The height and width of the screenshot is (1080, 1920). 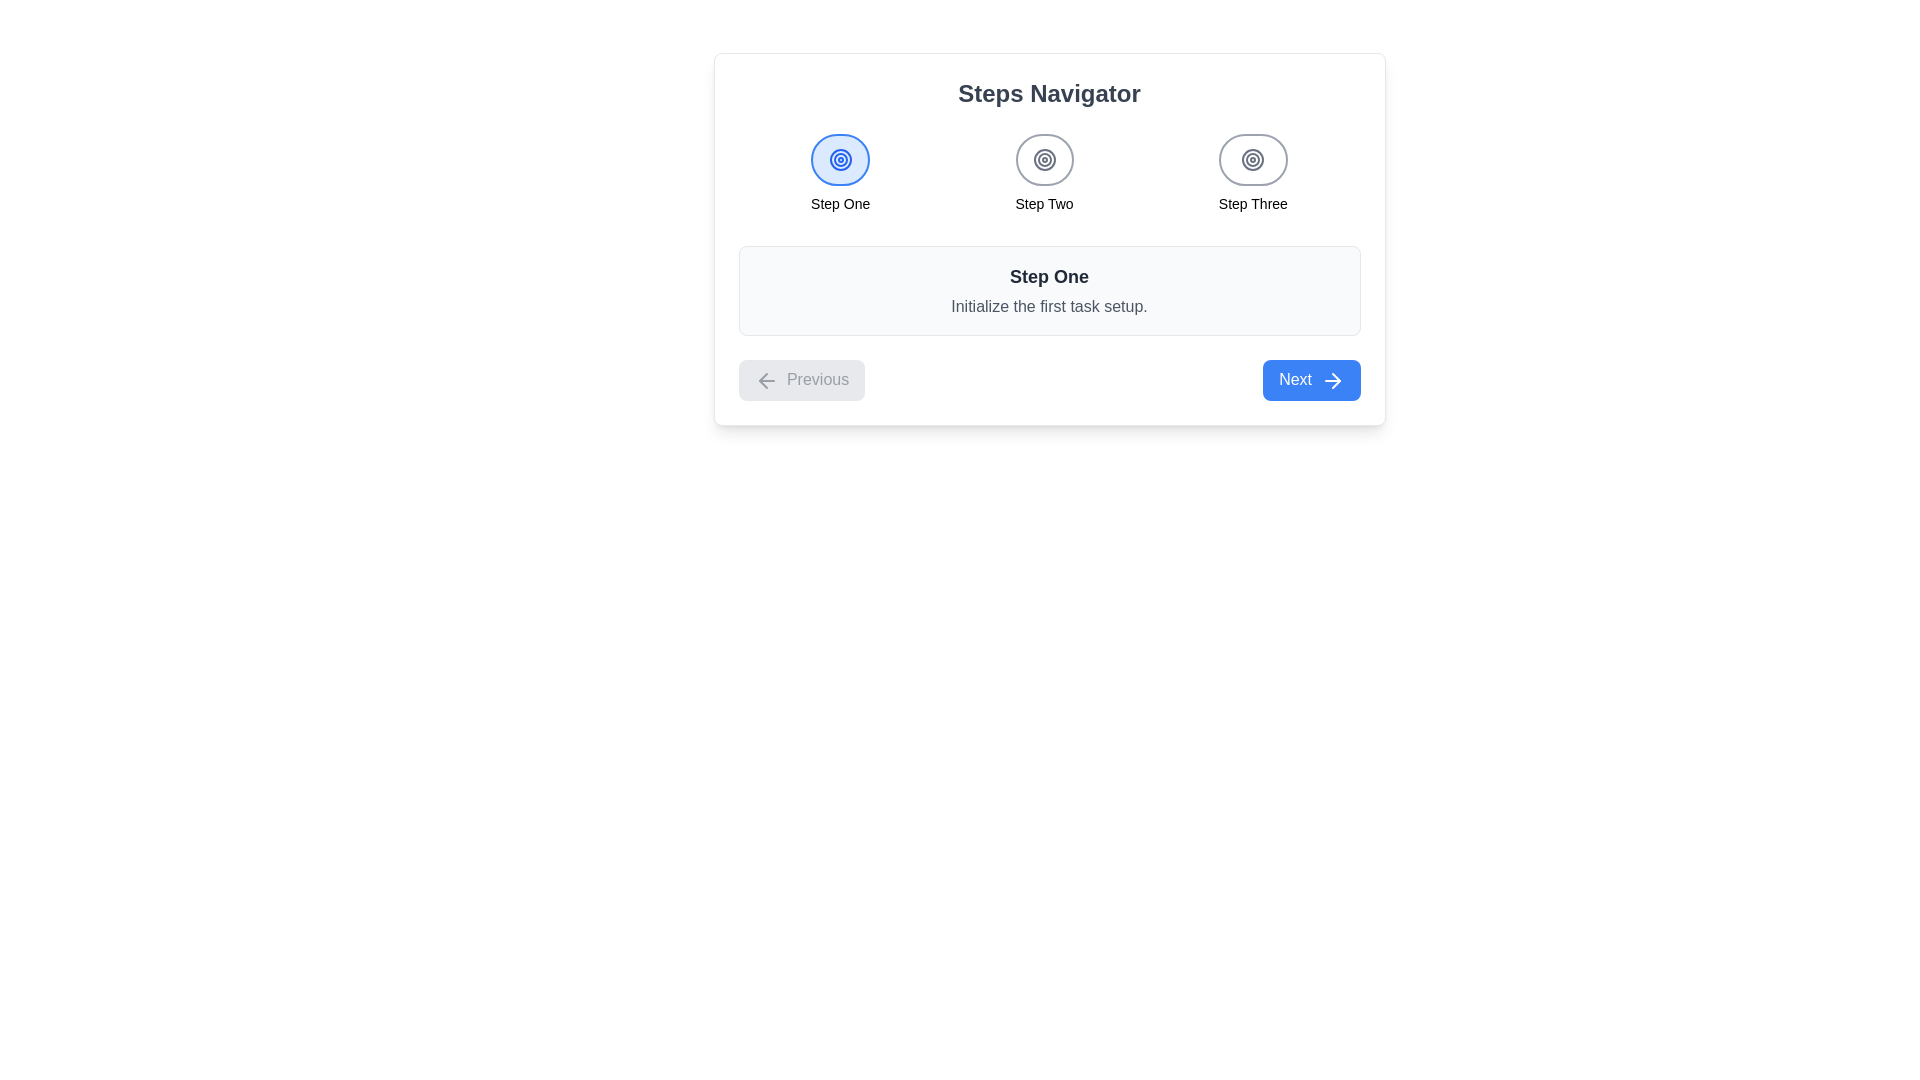 What do you see at coordinates (1252, 172) in the screenshot?
I see `the Step indicator labeled 'Step Three', which visually represents the third step in the navigation process` at bounding box center [1252, 172].